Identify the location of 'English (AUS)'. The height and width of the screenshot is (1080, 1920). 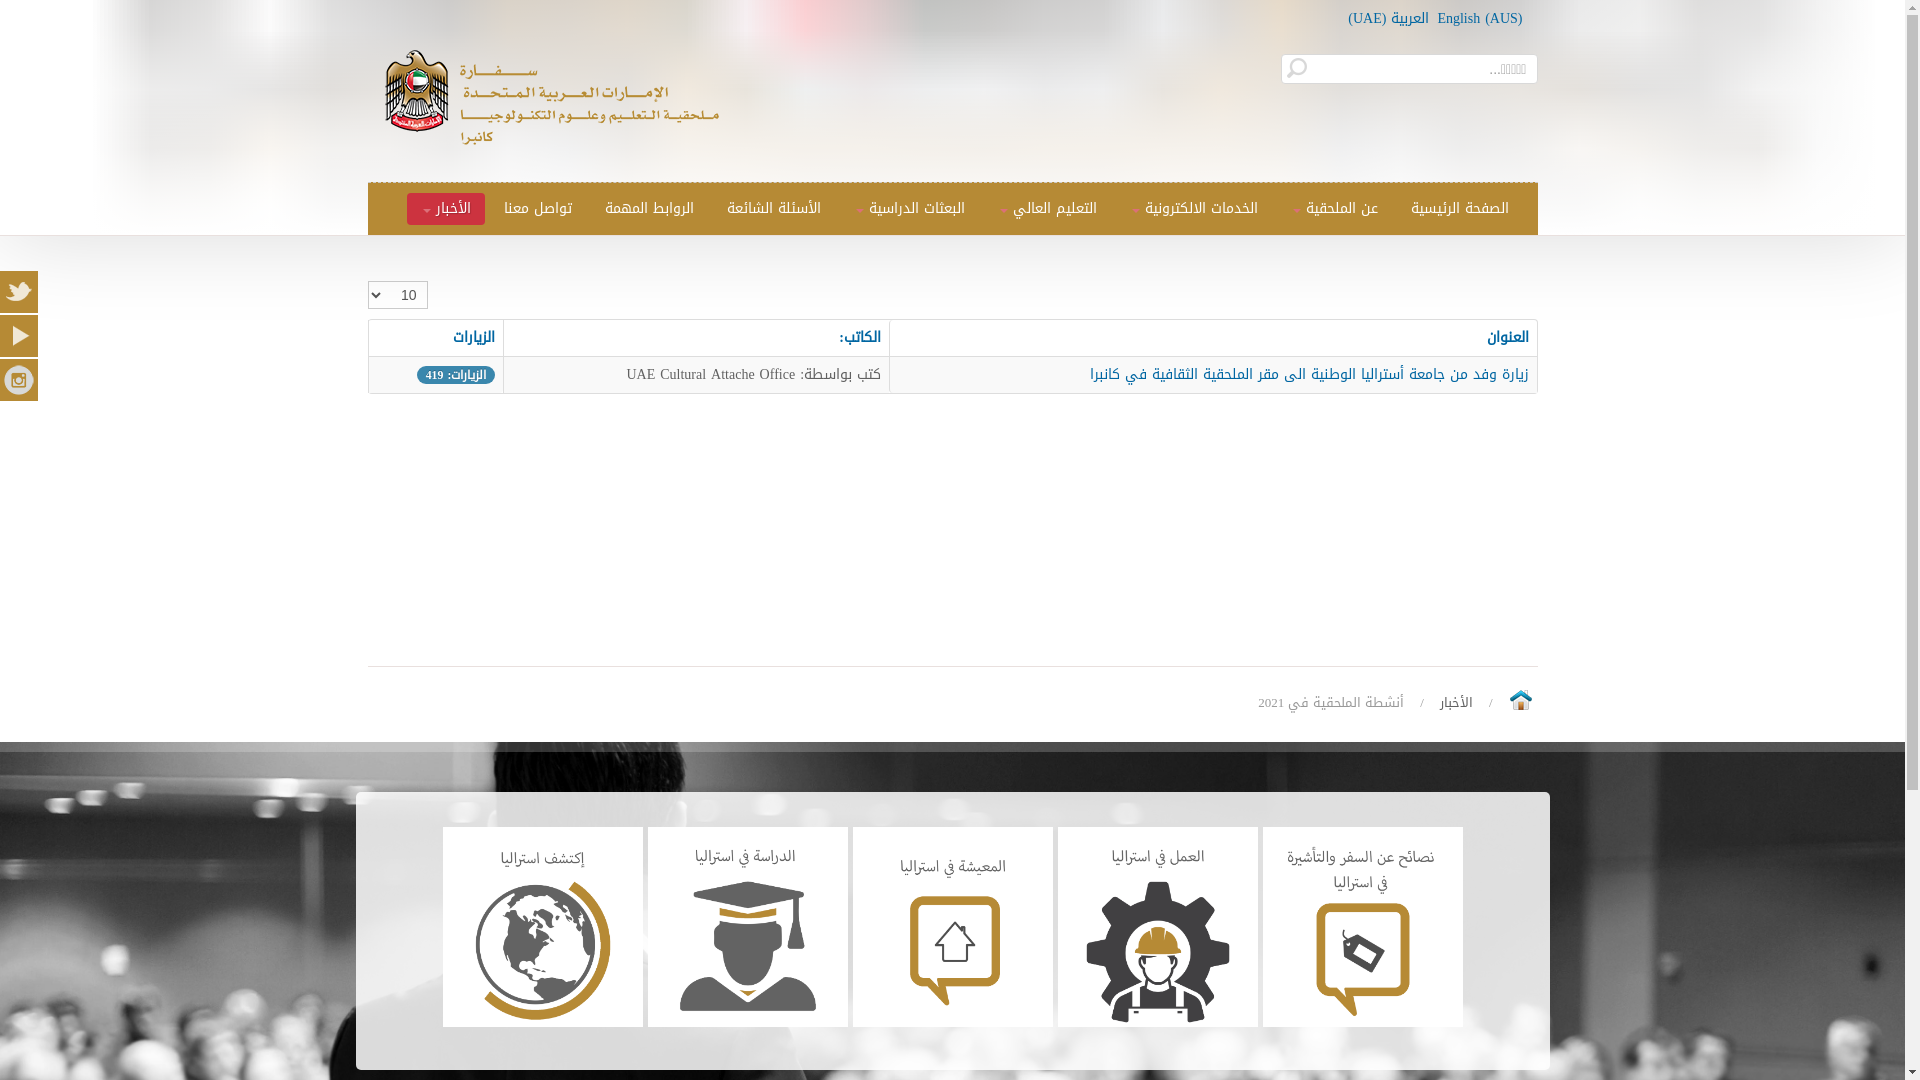
(1479, 18).